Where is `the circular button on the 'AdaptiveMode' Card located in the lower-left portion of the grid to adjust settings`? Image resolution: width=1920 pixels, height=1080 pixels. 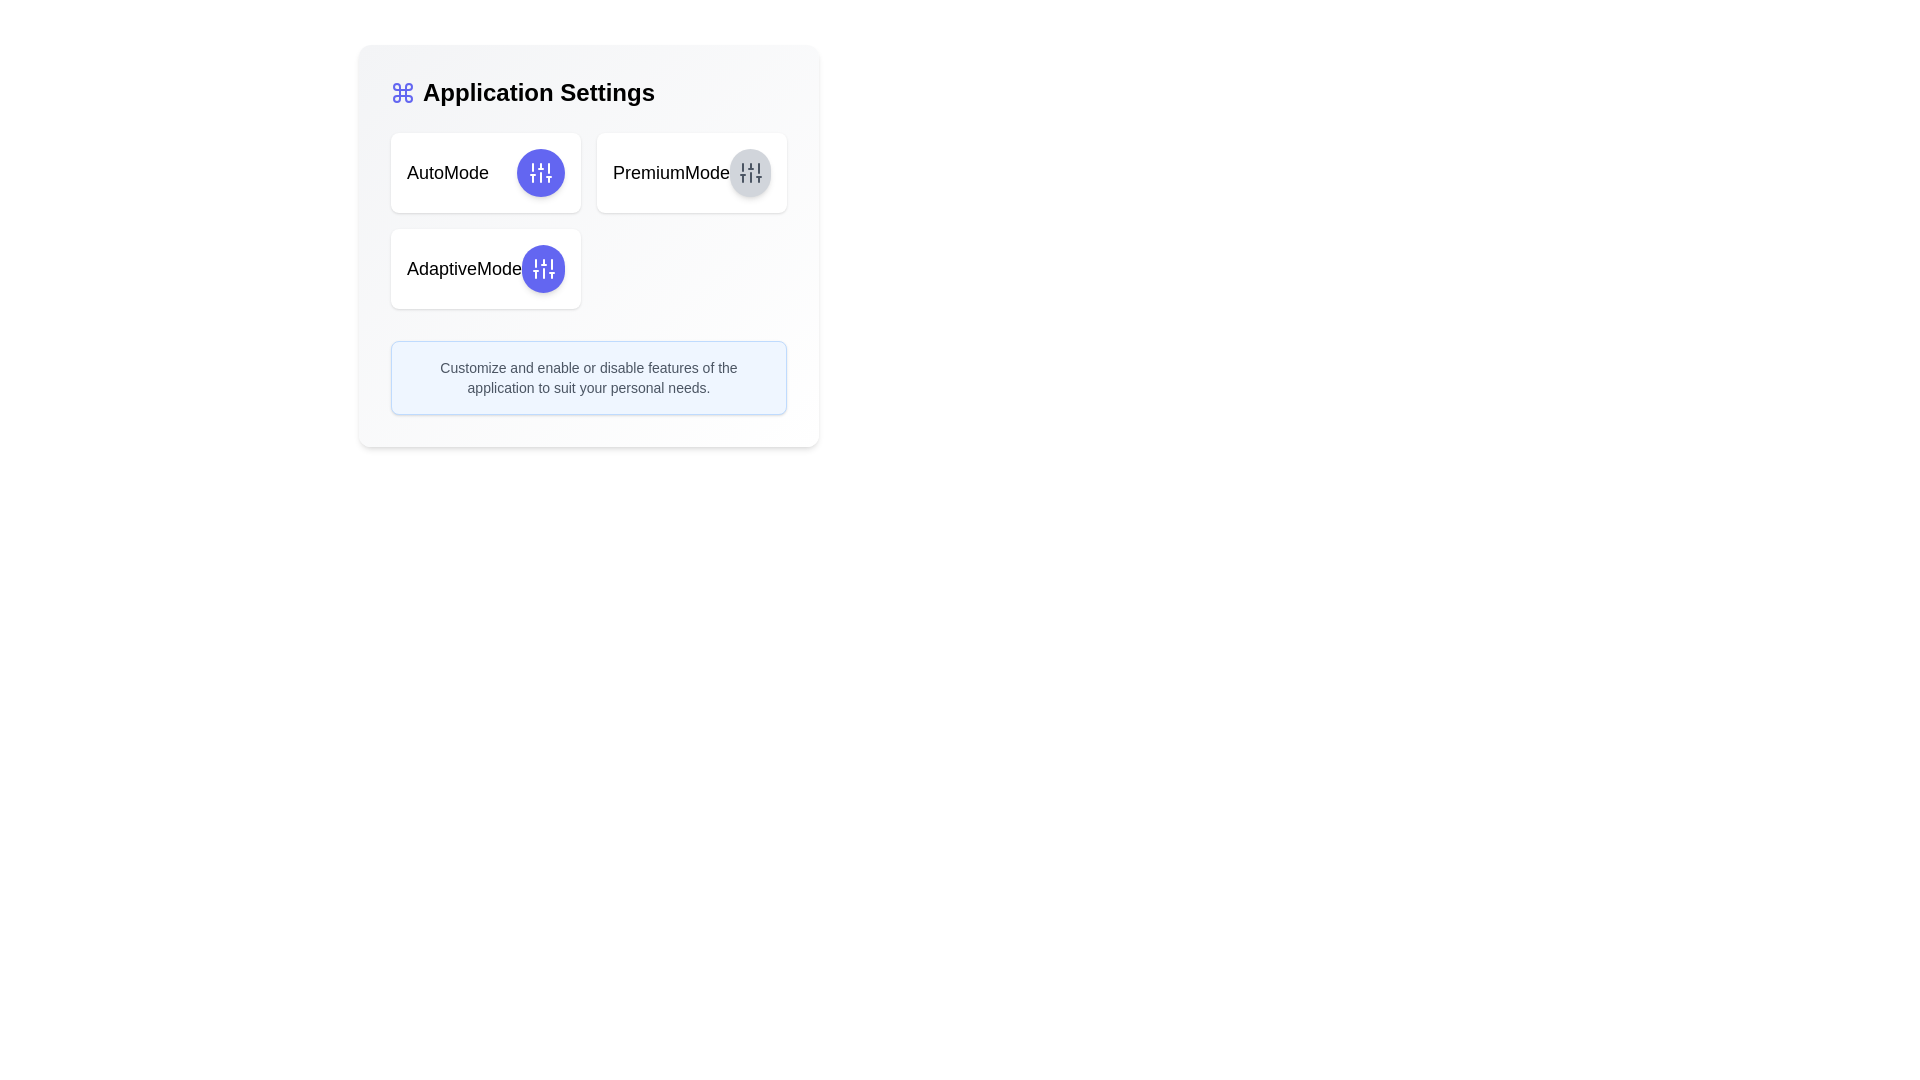
the circular button on the 'AdaptiveMode' Card located in the lower-left portion of the grid to adjust settings is located at coordinates (485, 268).